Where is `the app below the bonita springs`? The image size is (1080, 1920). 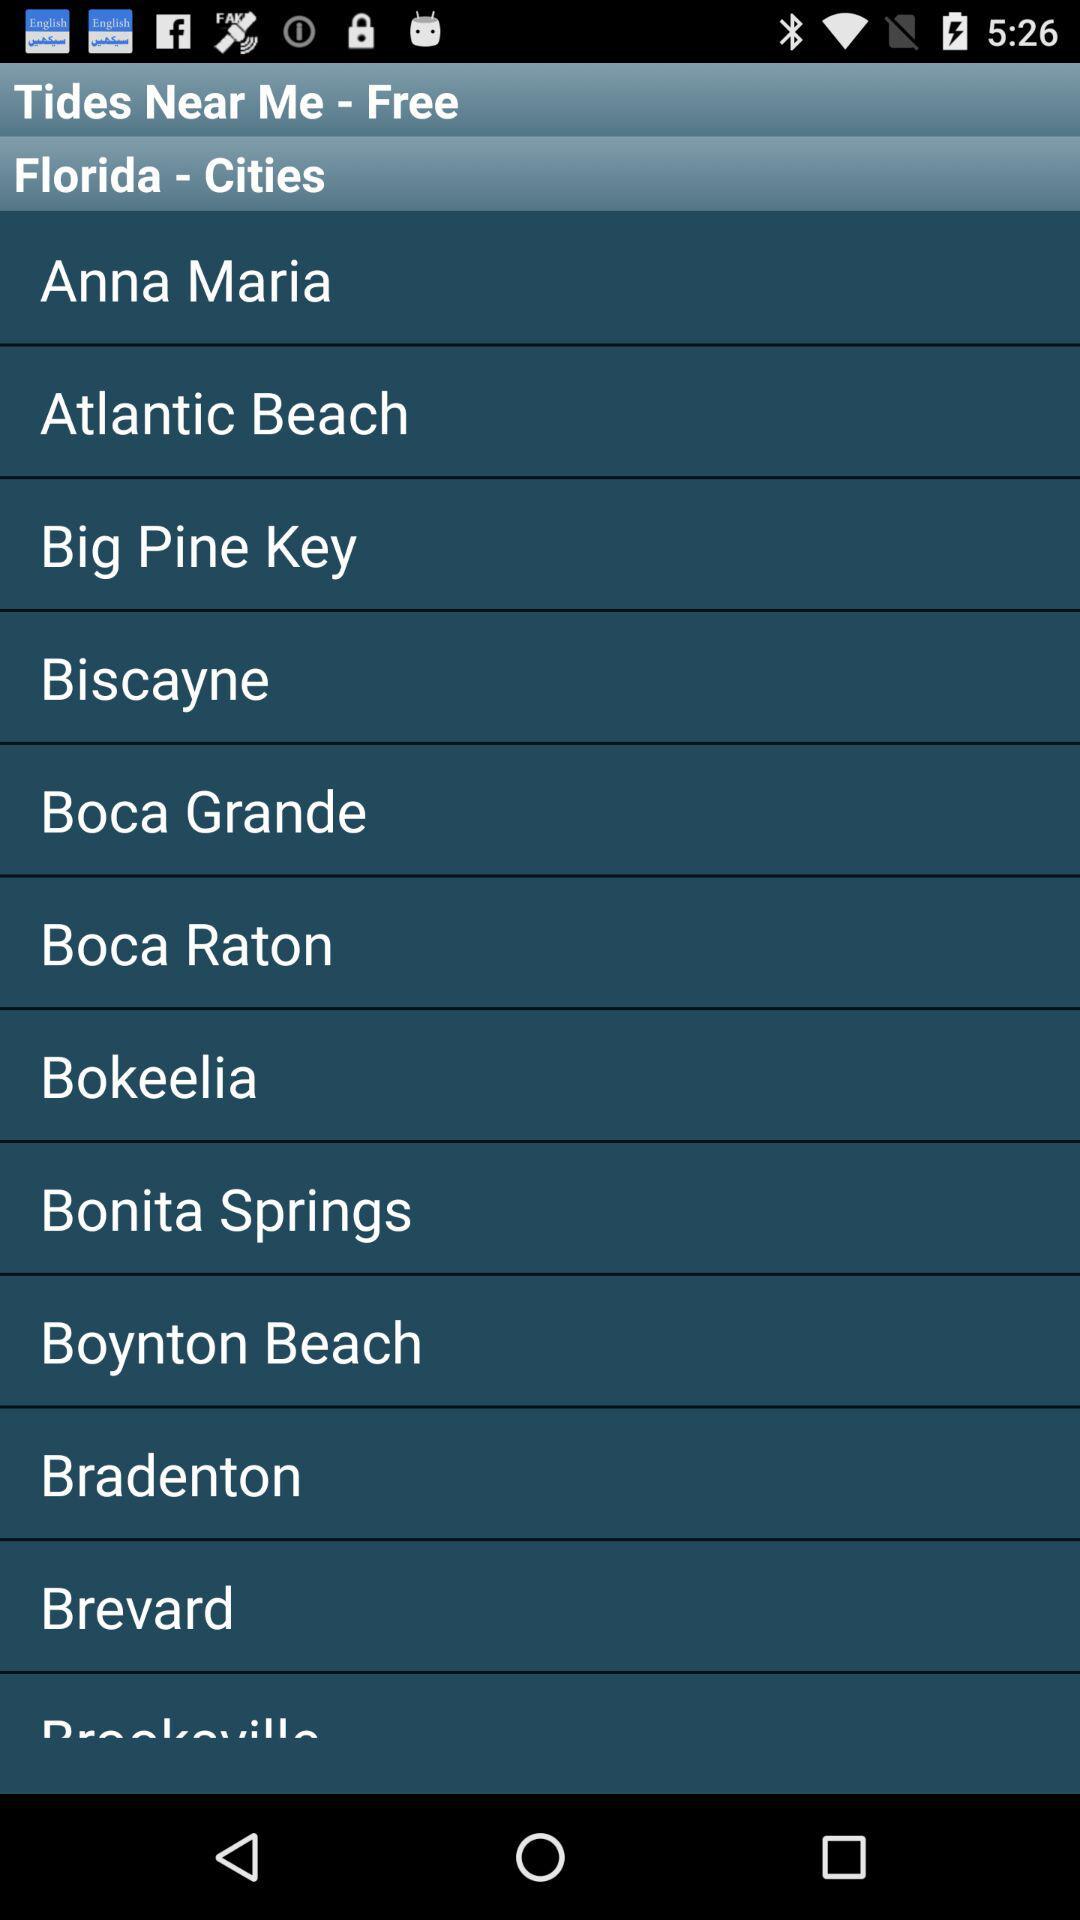 the app below the bonita springs is located at coordinates (540, 1340).